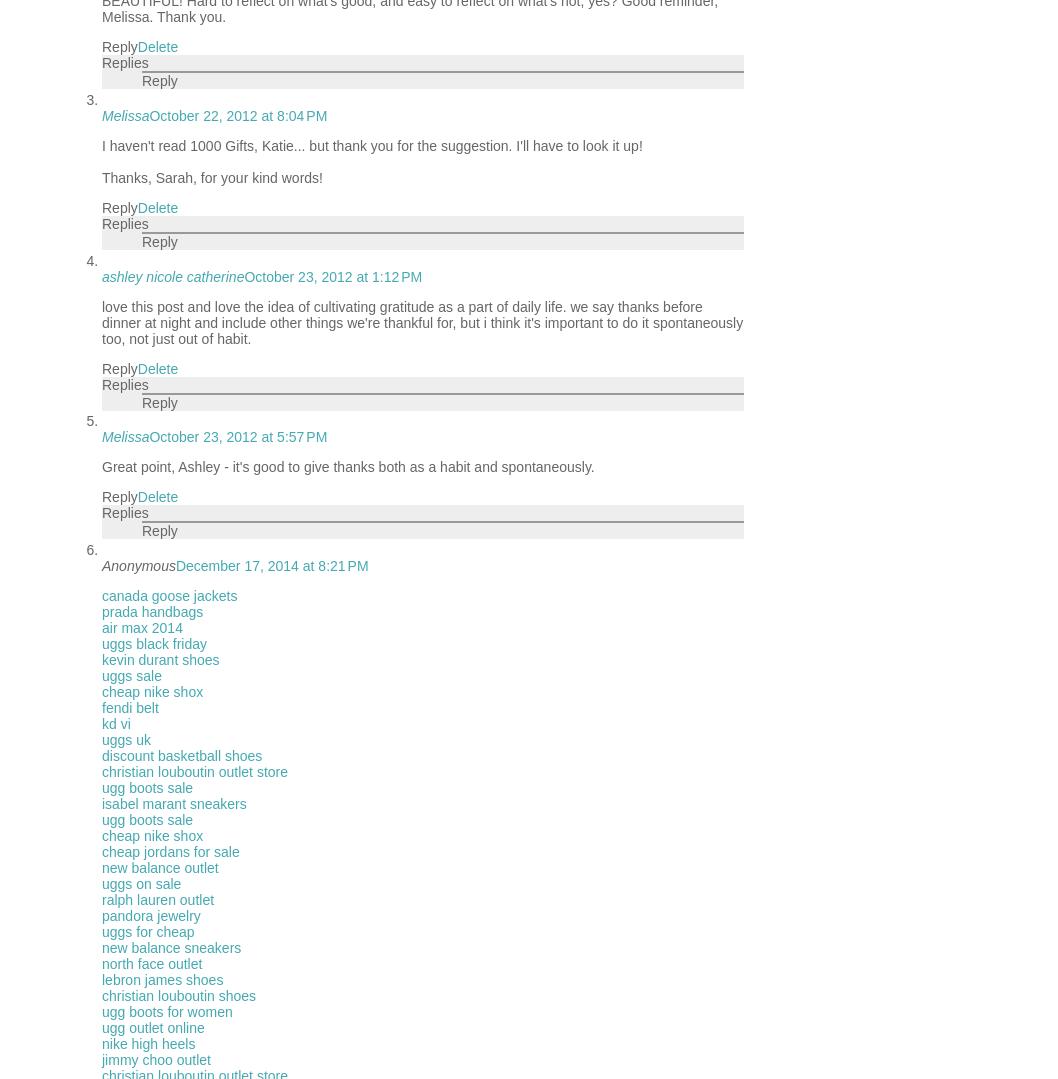 The height and width of the screenshot is (1079, 1058). Describe the element at coordinates (100, 932) in the screenshot. I see `'uggs for cheap'` at that location.